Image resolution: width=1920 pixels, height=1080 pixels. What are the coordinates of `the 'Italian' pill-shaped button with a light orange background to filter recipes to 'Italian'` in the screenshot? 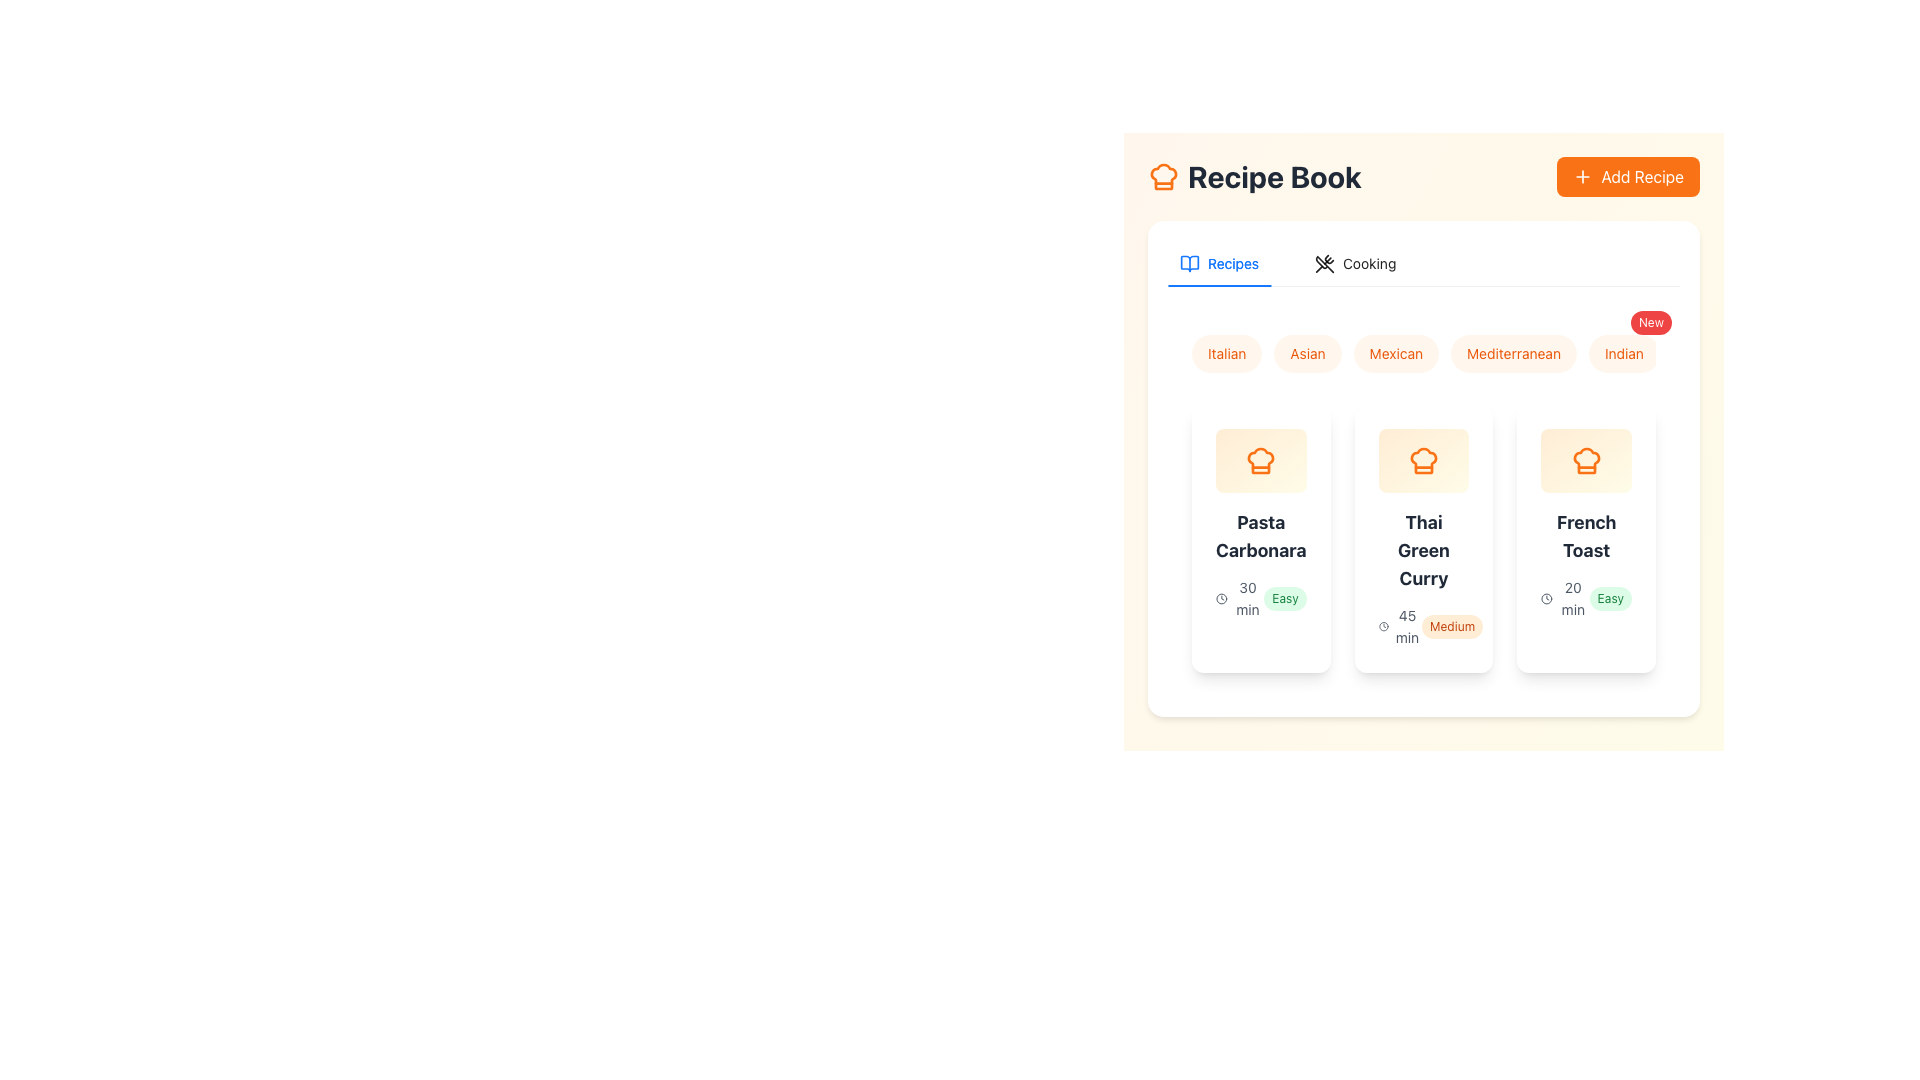 It's located at (1226, 353).